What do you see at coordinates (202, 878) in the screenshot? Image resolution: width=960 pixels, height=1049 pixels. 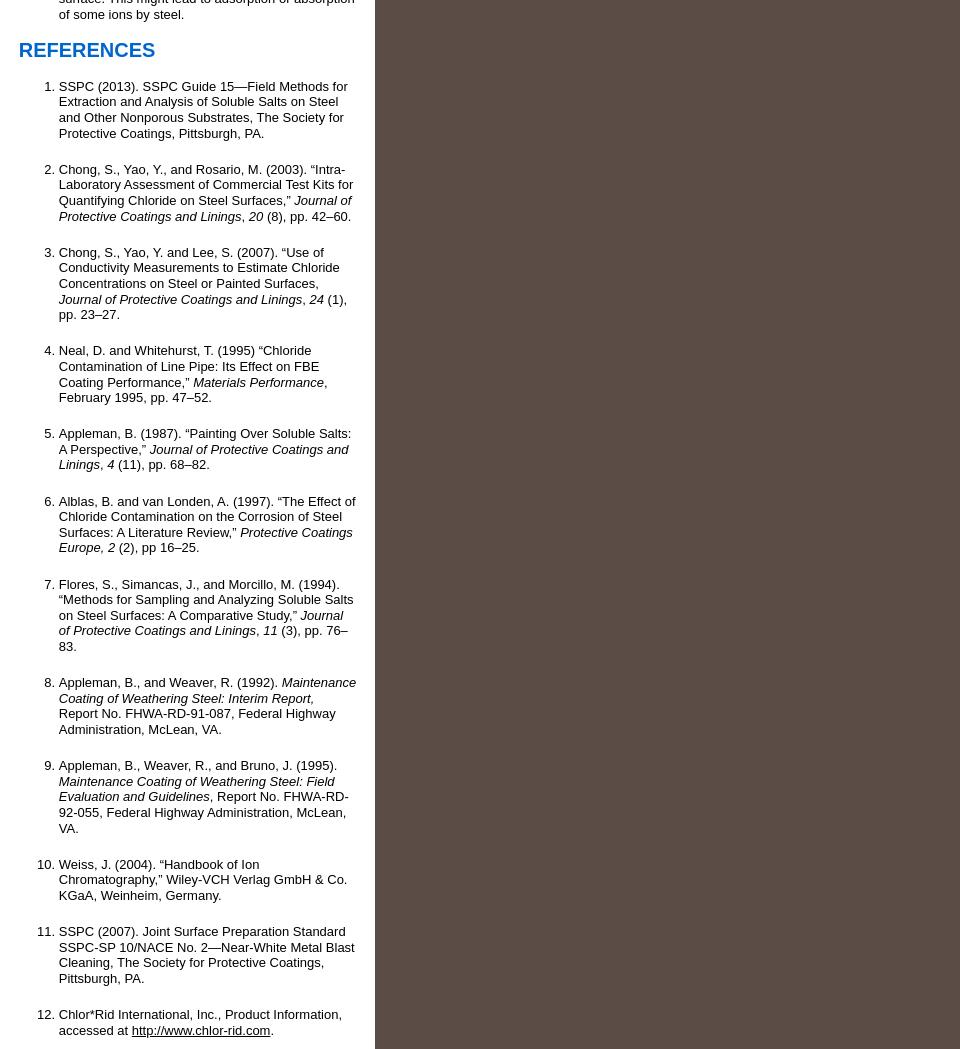 I see `'Weiss,  J. (2004). “Handbook of Ion Chromatography,” Wiley-VCH Verlag GmbH & Co.  KGaA, Weinheim, Germany.'` at bounding box center [202, 878].